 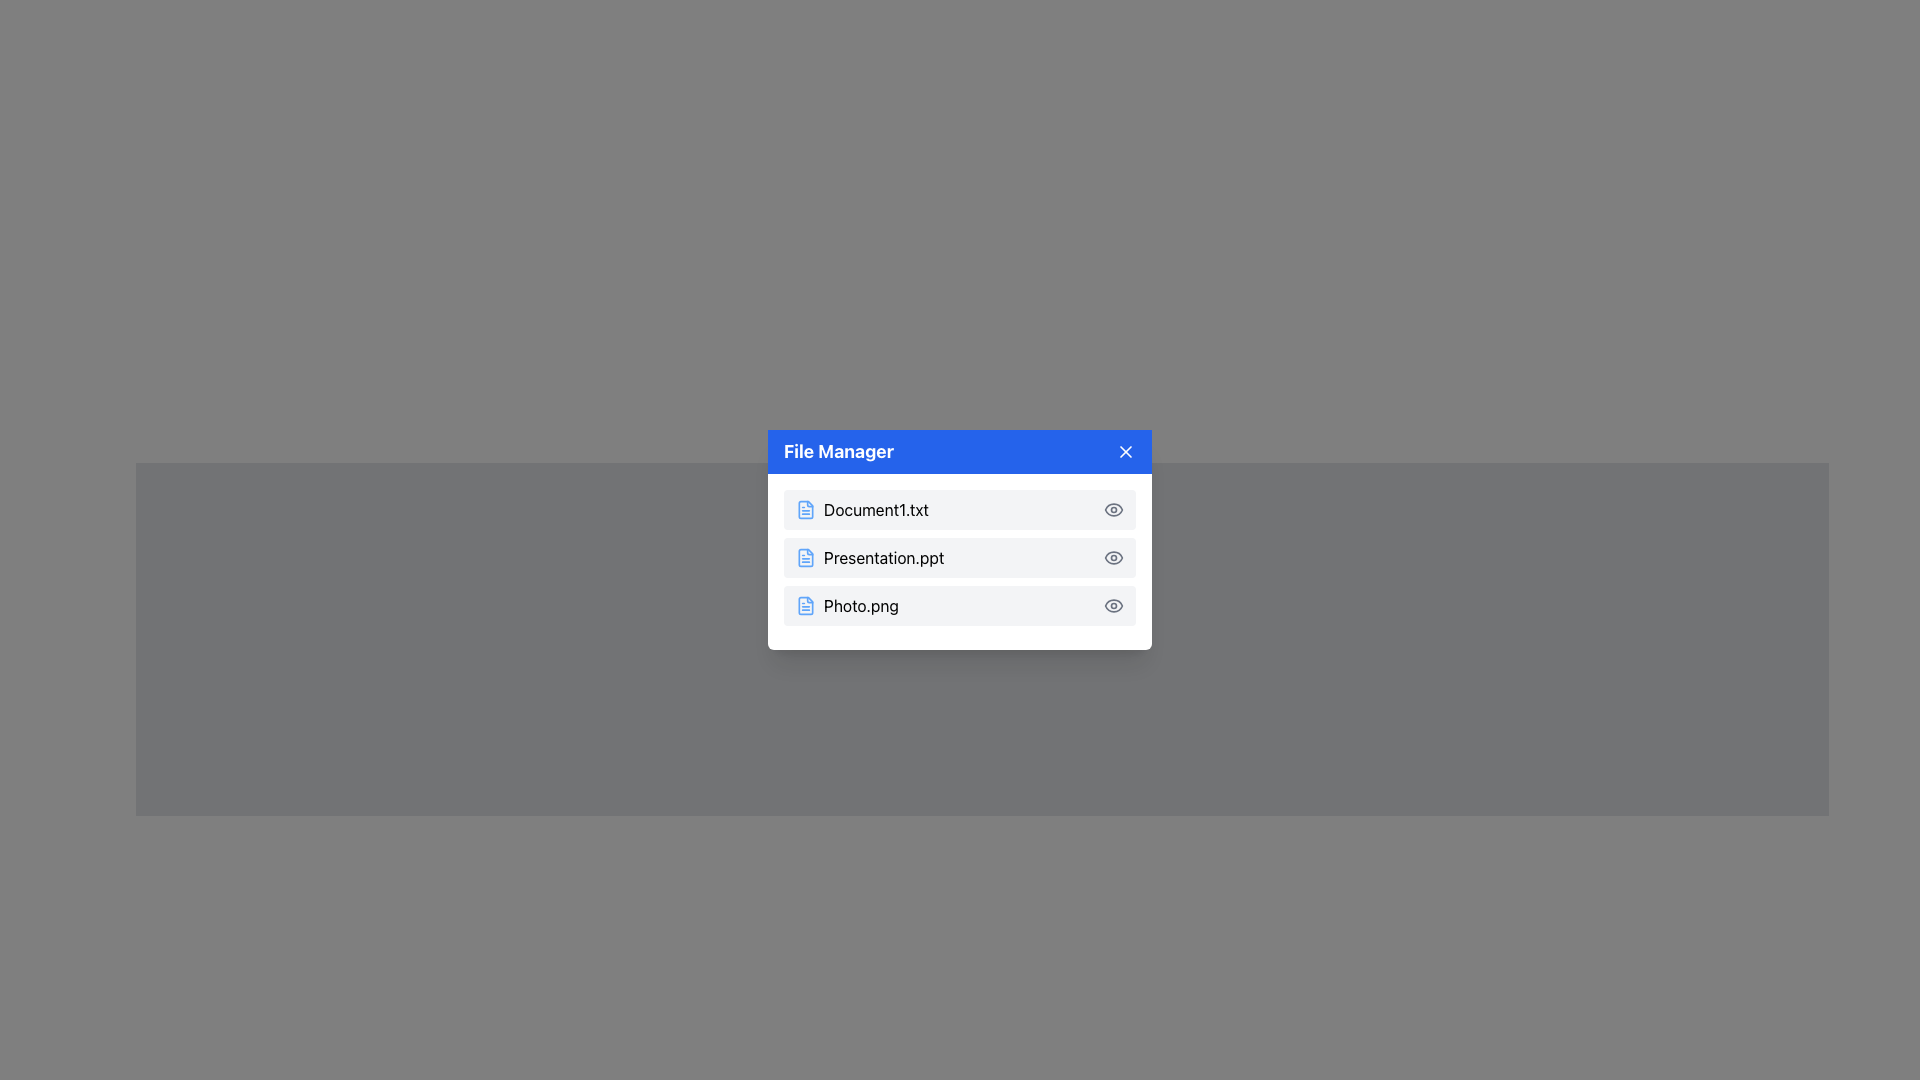 I want to click on the text label that serves as the title or header for the interface, indicating the name or purpose of the module or section it pertains to, so click(x=839, y=451).